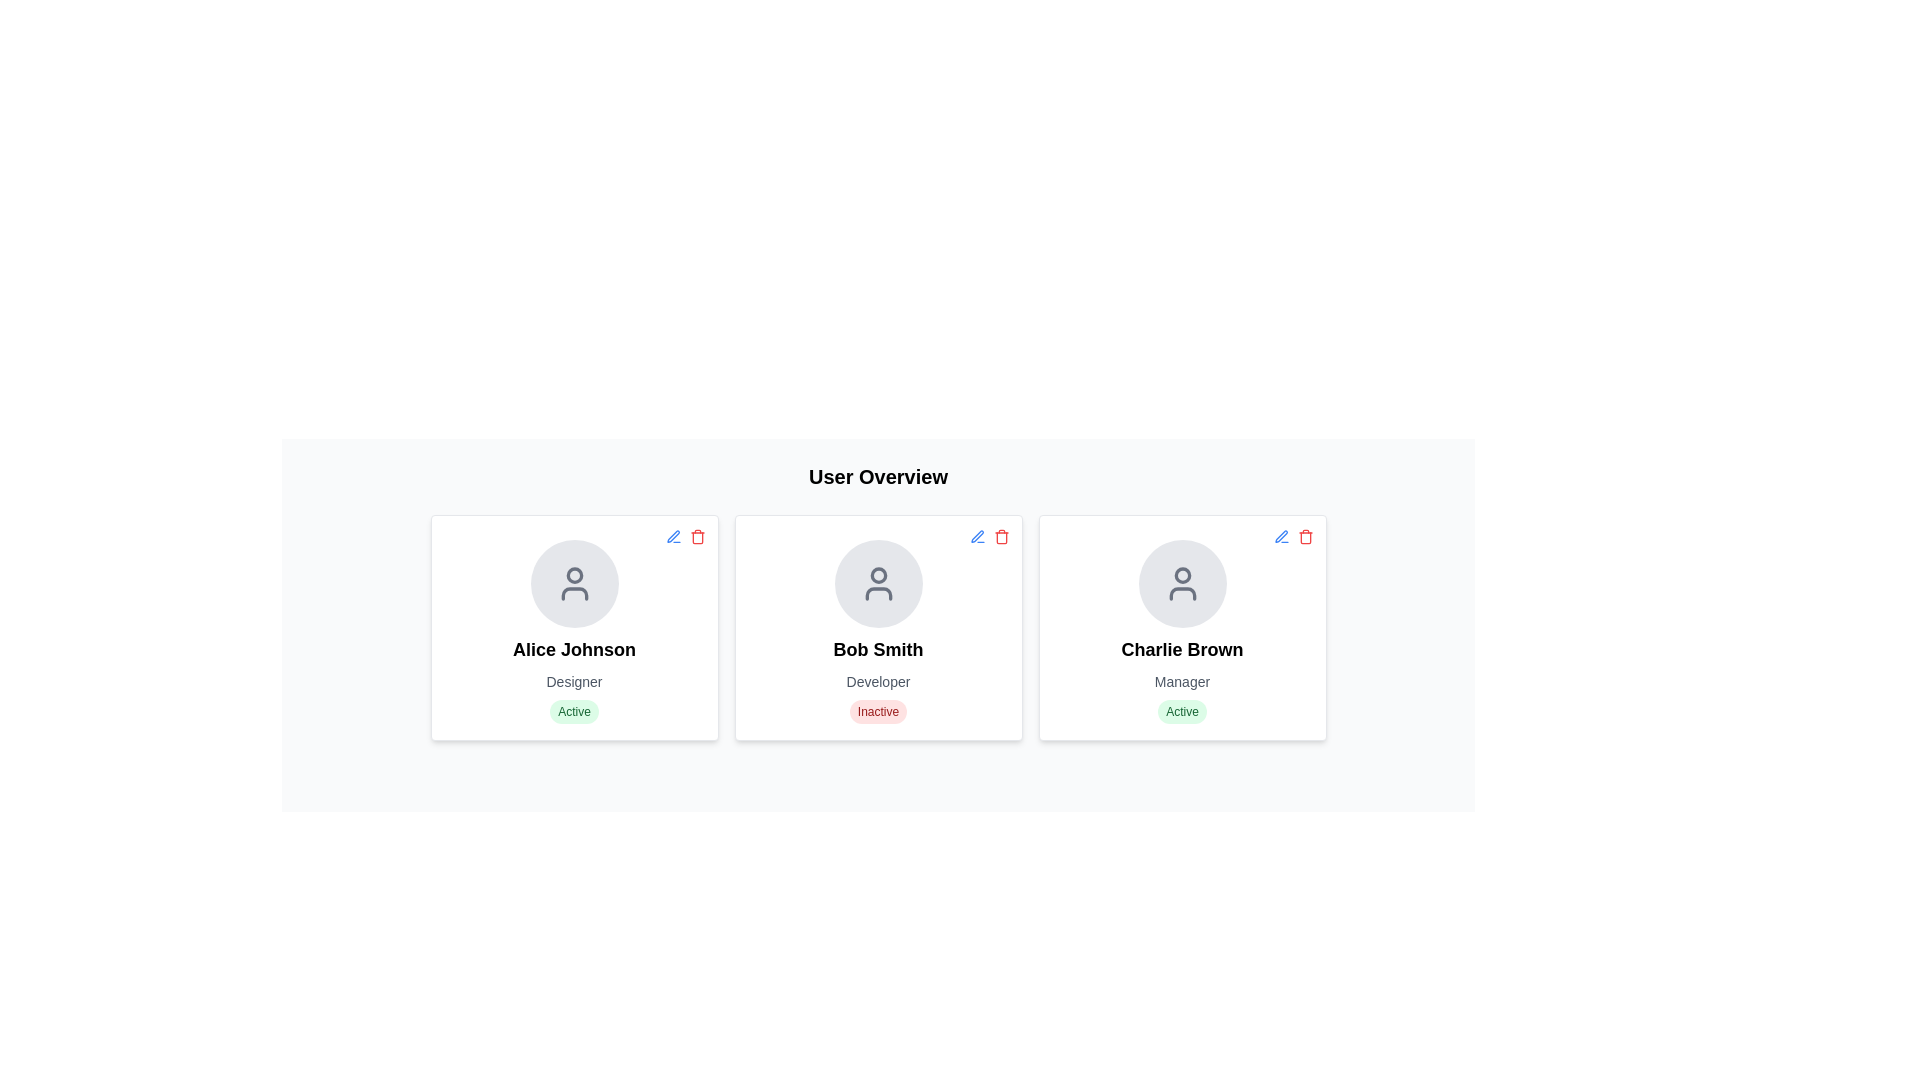 The width and height of the screenshot is (1920, 1080). I want to click on the delete icon button located in the top-right corner of Bob Smith's user card, so click(1001, 535).